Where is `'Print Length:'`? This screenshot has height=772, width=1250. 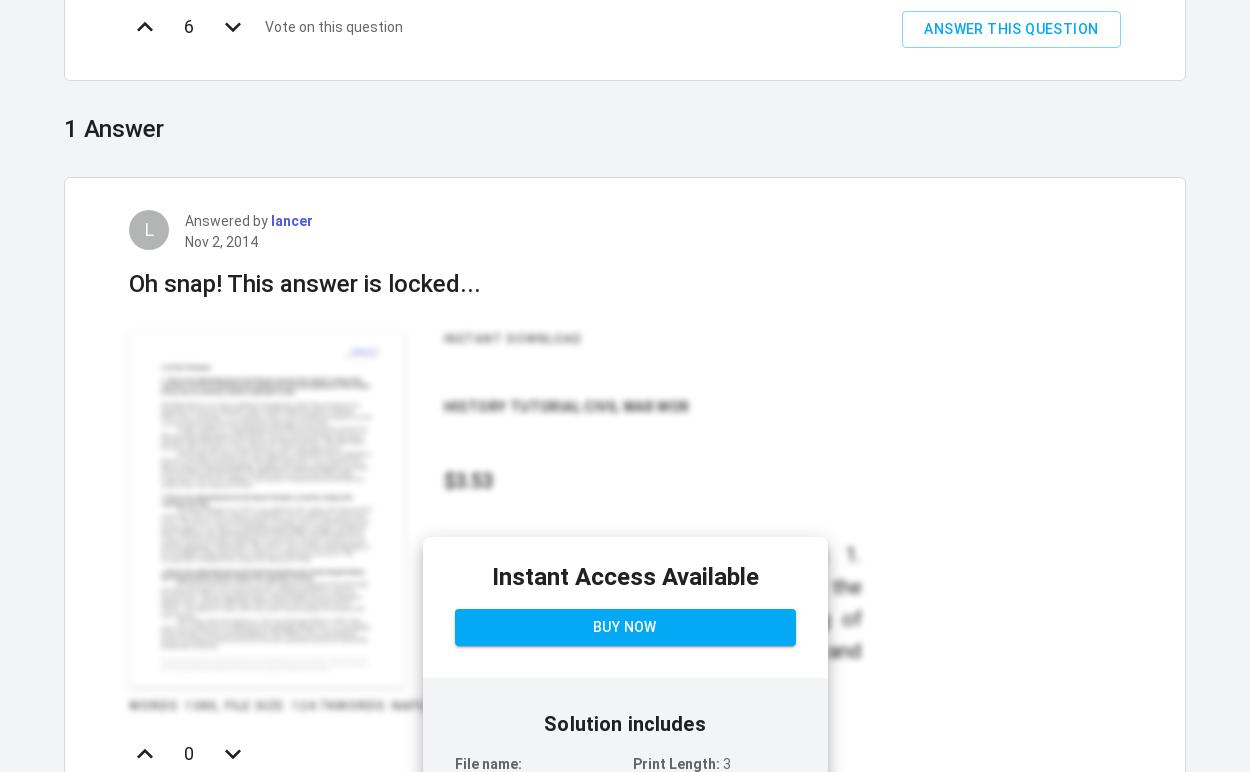 'Print Length:' is located at coordinates (678, 761).